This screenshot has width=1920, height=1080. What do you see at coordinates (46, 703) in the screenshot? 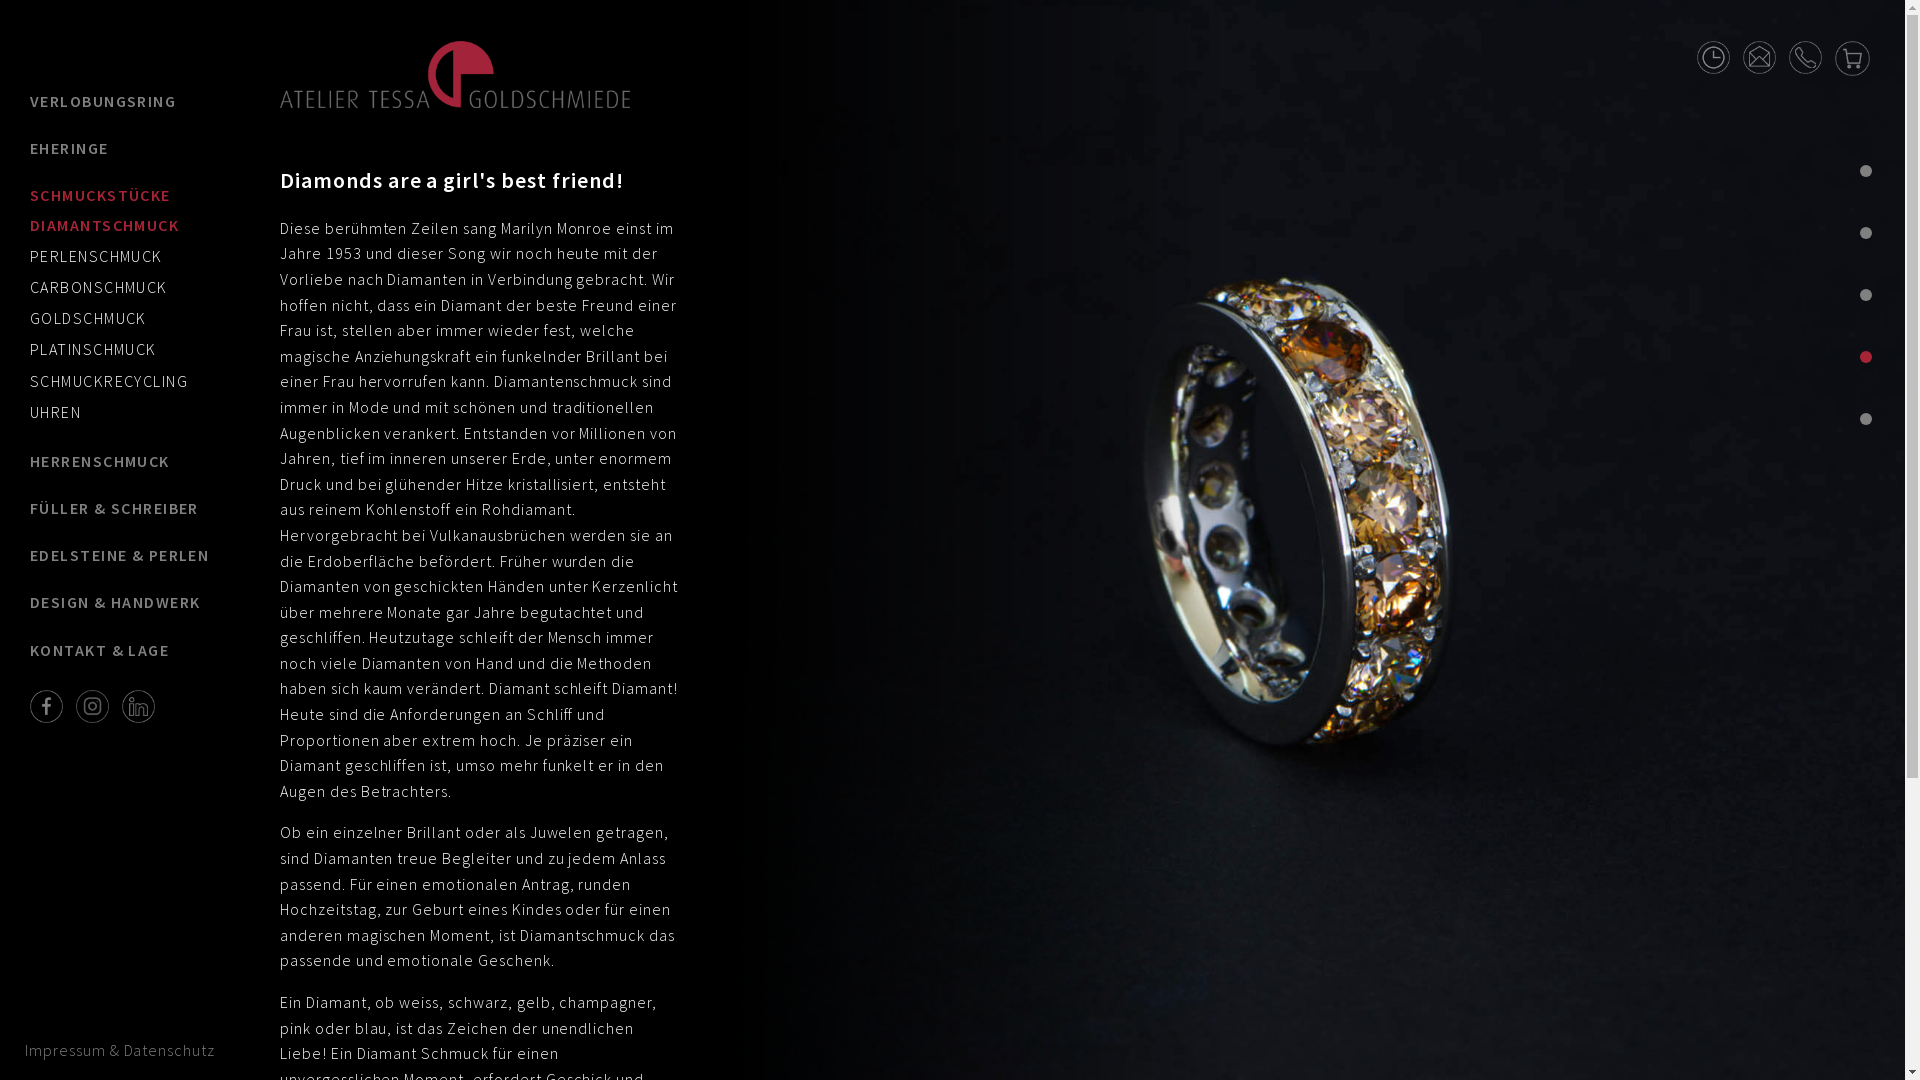
I see `'Facebook'` at bounding box center [46, 703].